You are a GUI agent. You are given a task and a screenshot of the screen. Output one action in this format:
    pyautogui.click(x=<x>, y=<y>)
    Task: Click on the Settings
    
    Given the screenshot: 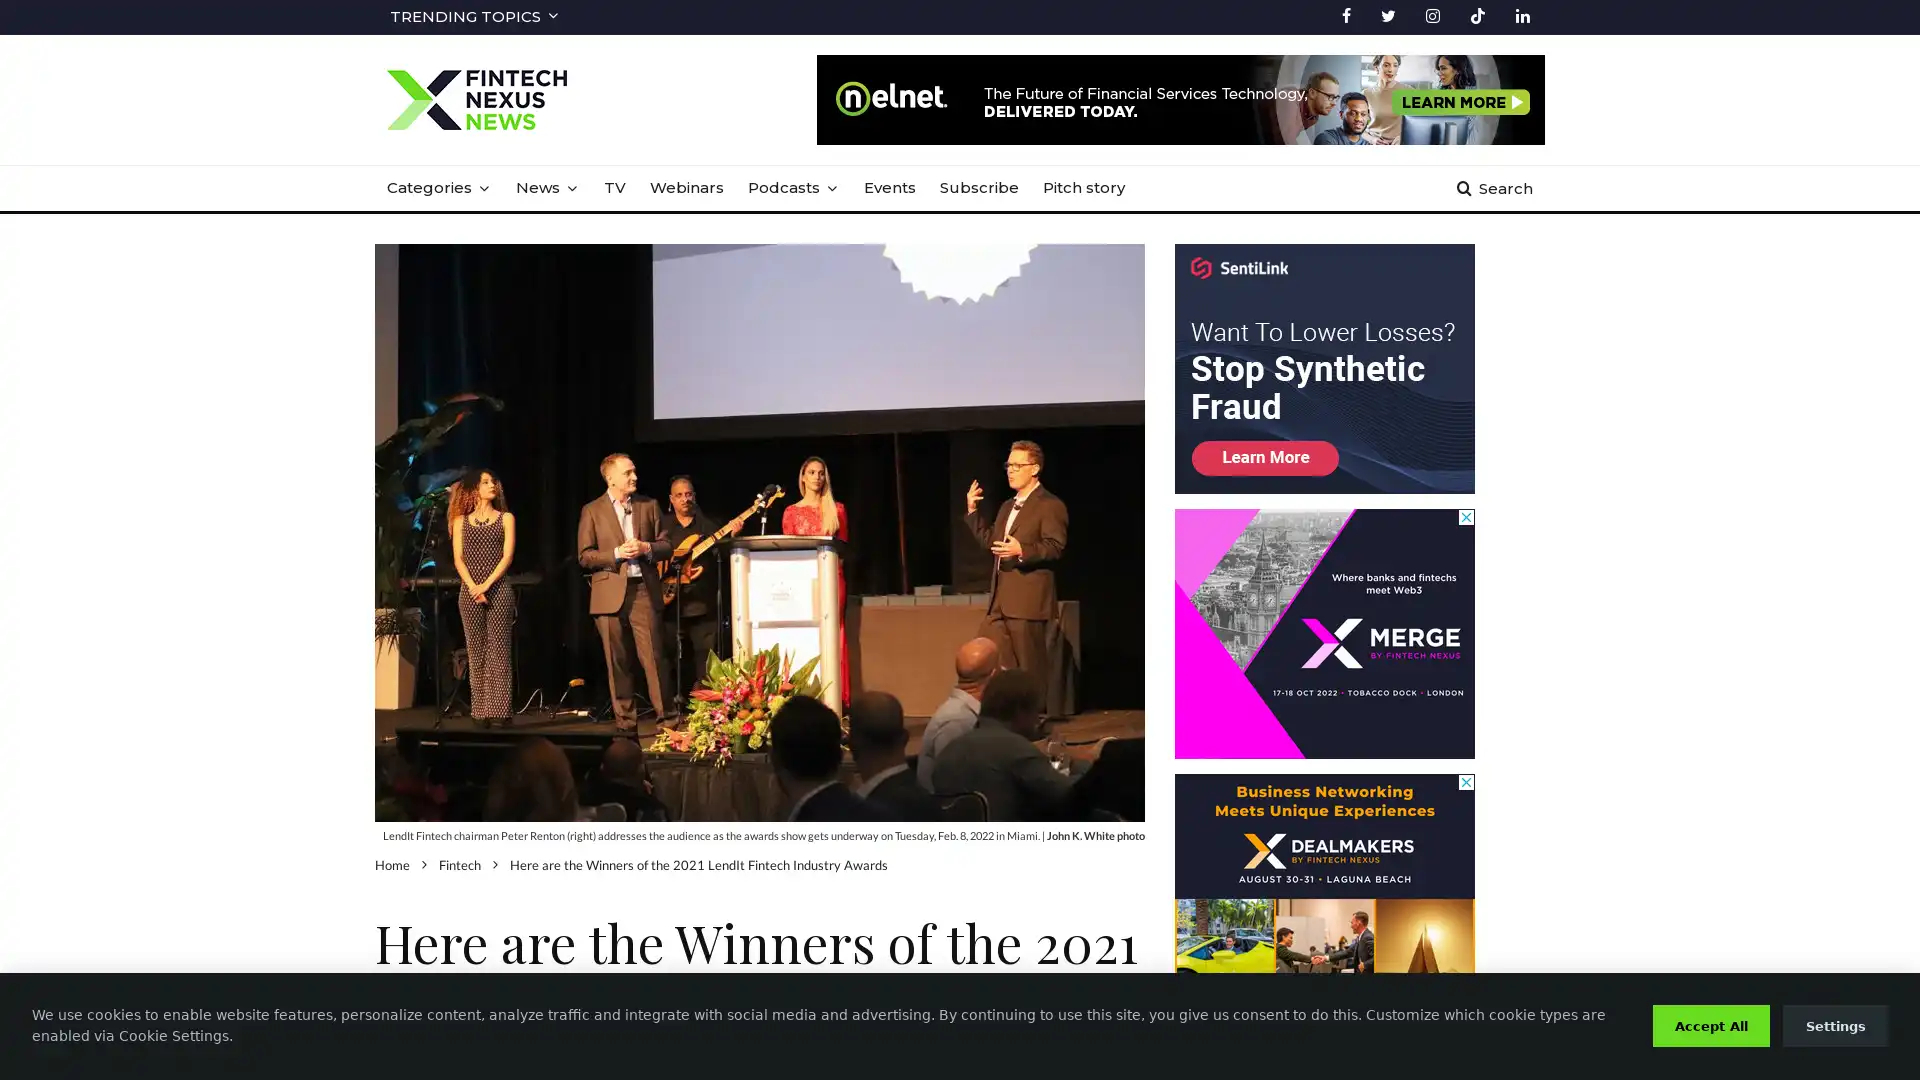 What is the action you would take?
    pyautogui.click(x=1835, y=1026)
    